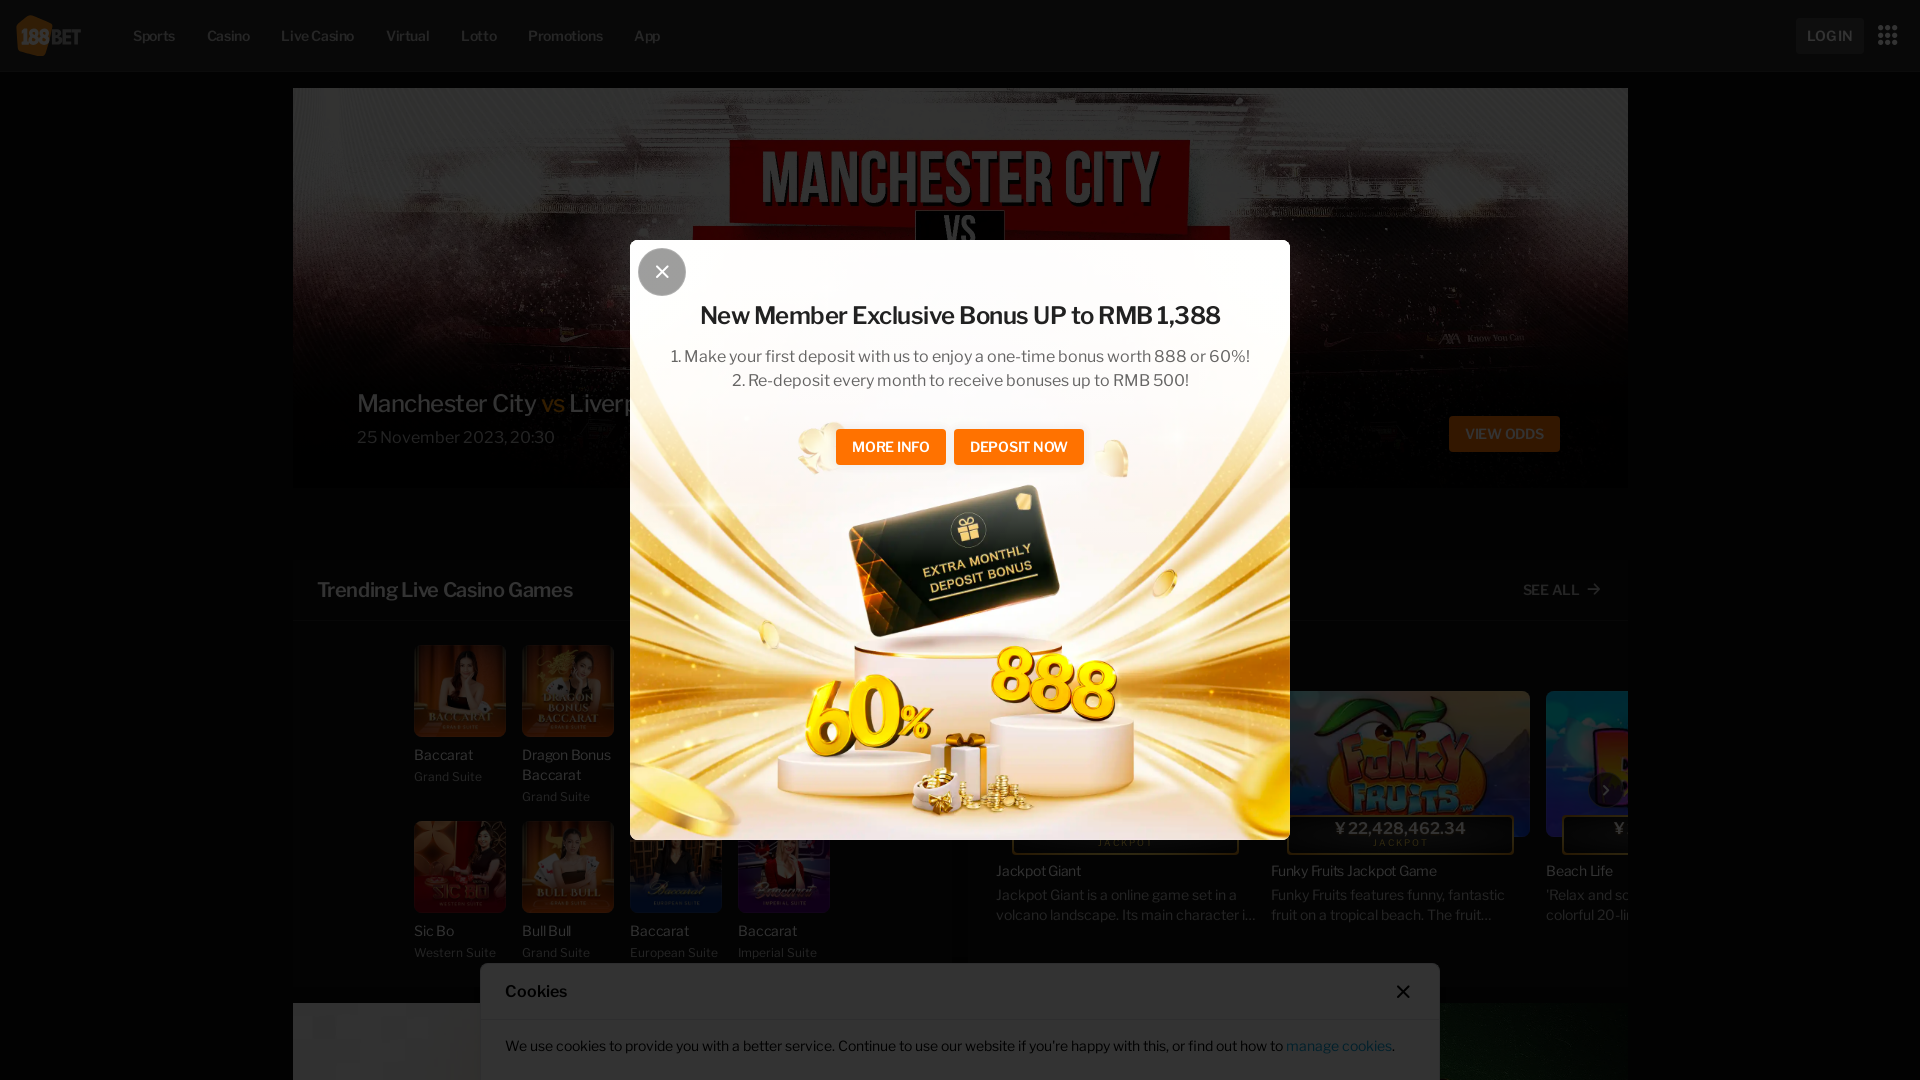 This screenshot has height=1080, width=1920. What do you see at coordinates (1561, 589) in the screenshot?
I see `'SEE ALL'` at bounding box center [1561, 589].